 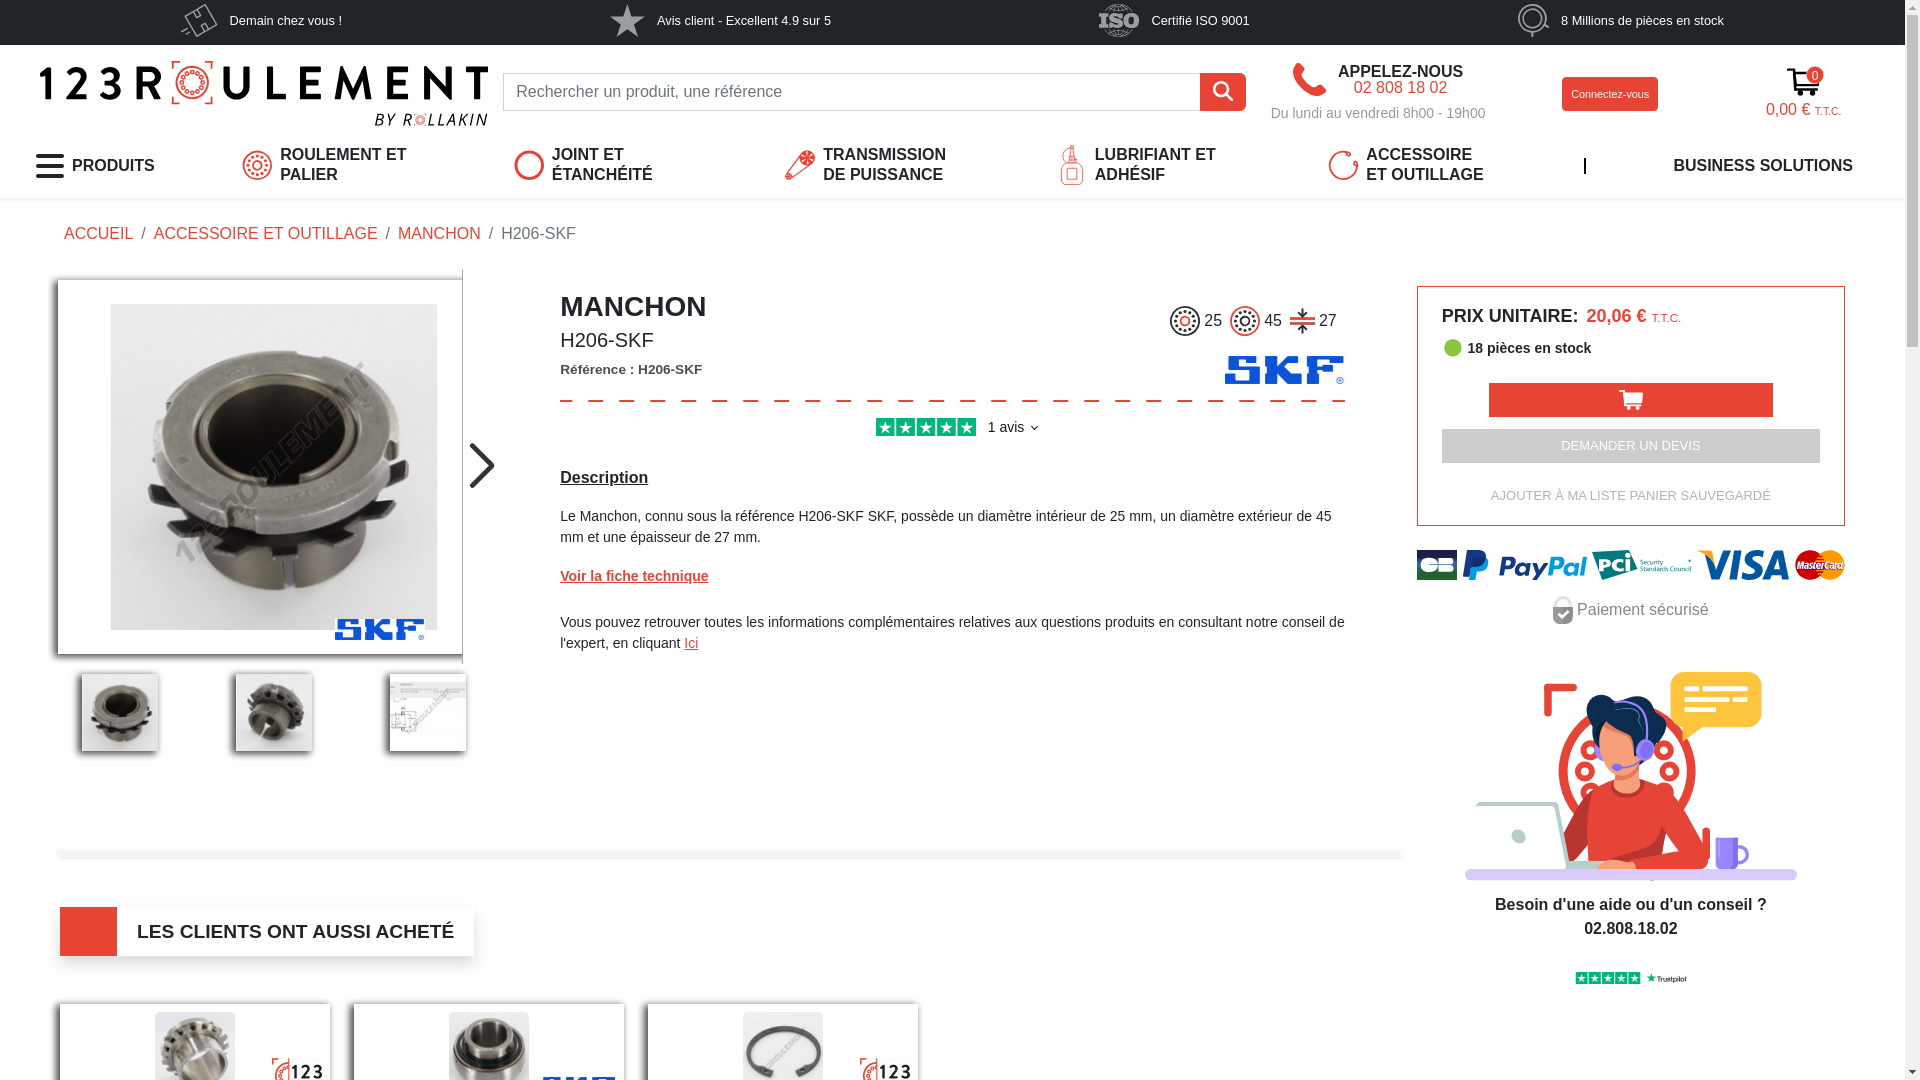 What do you see at coordinates (326, 164) in the screenshot?
I see `'ROULEMENT ET PALIER'` at bounding box center [326, 164].